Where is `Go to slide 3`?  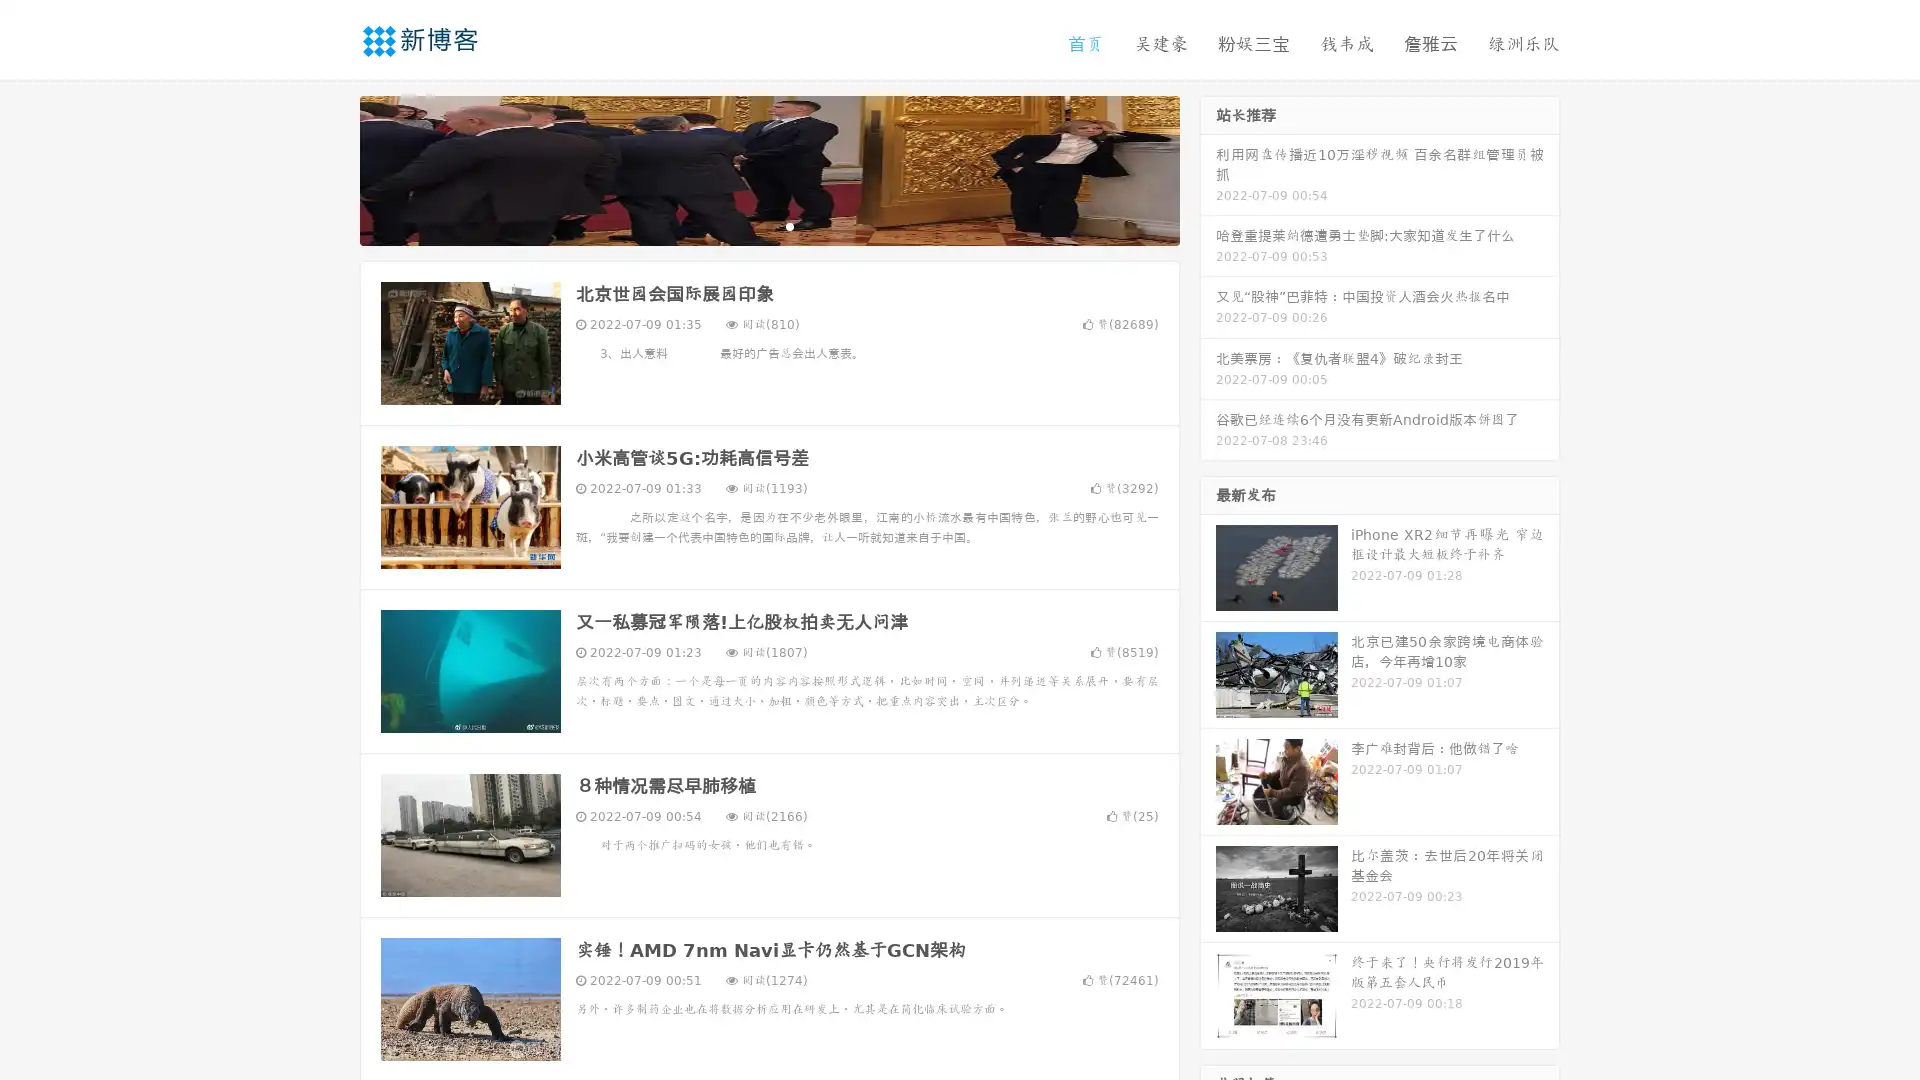 Go to slide 3 is located at coordinates (789, 225).